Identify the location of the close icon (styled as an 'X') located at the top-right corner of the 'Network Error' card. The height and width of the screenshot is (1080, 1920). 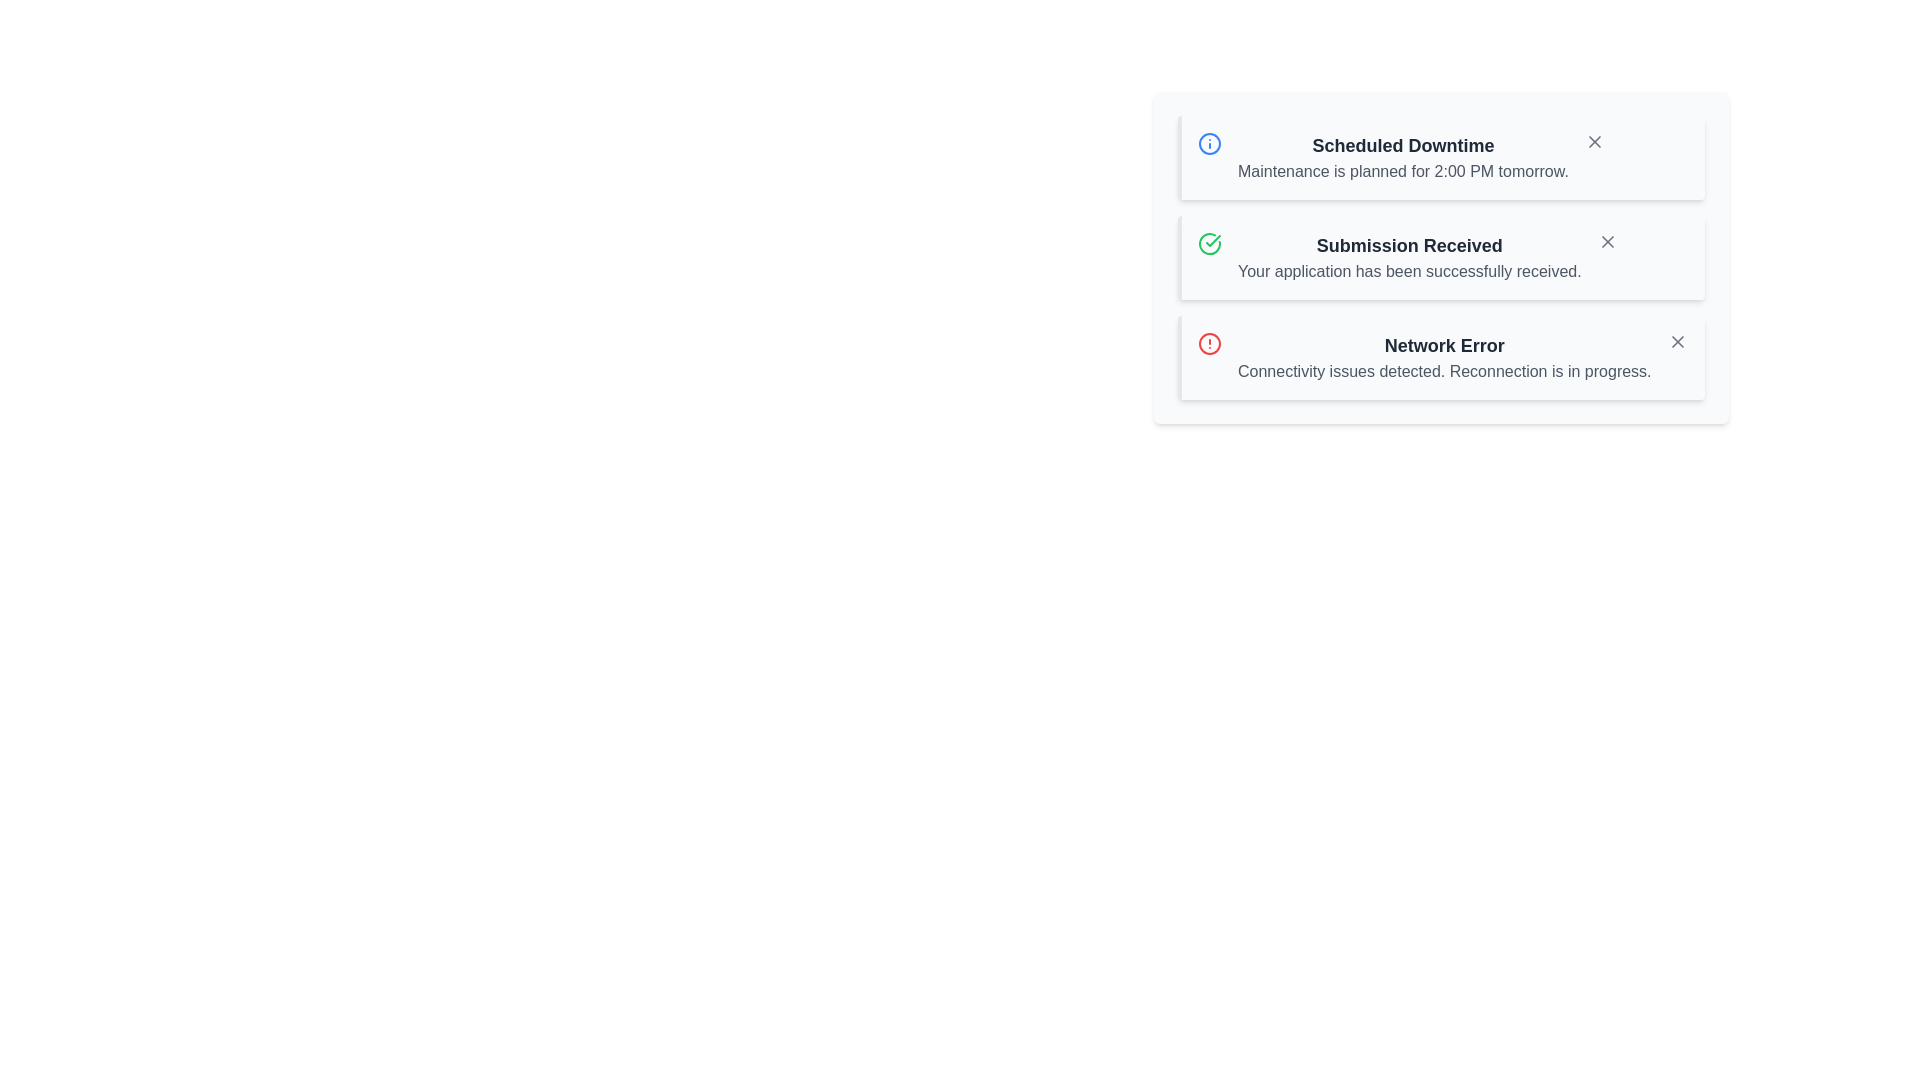
(1677, 341).